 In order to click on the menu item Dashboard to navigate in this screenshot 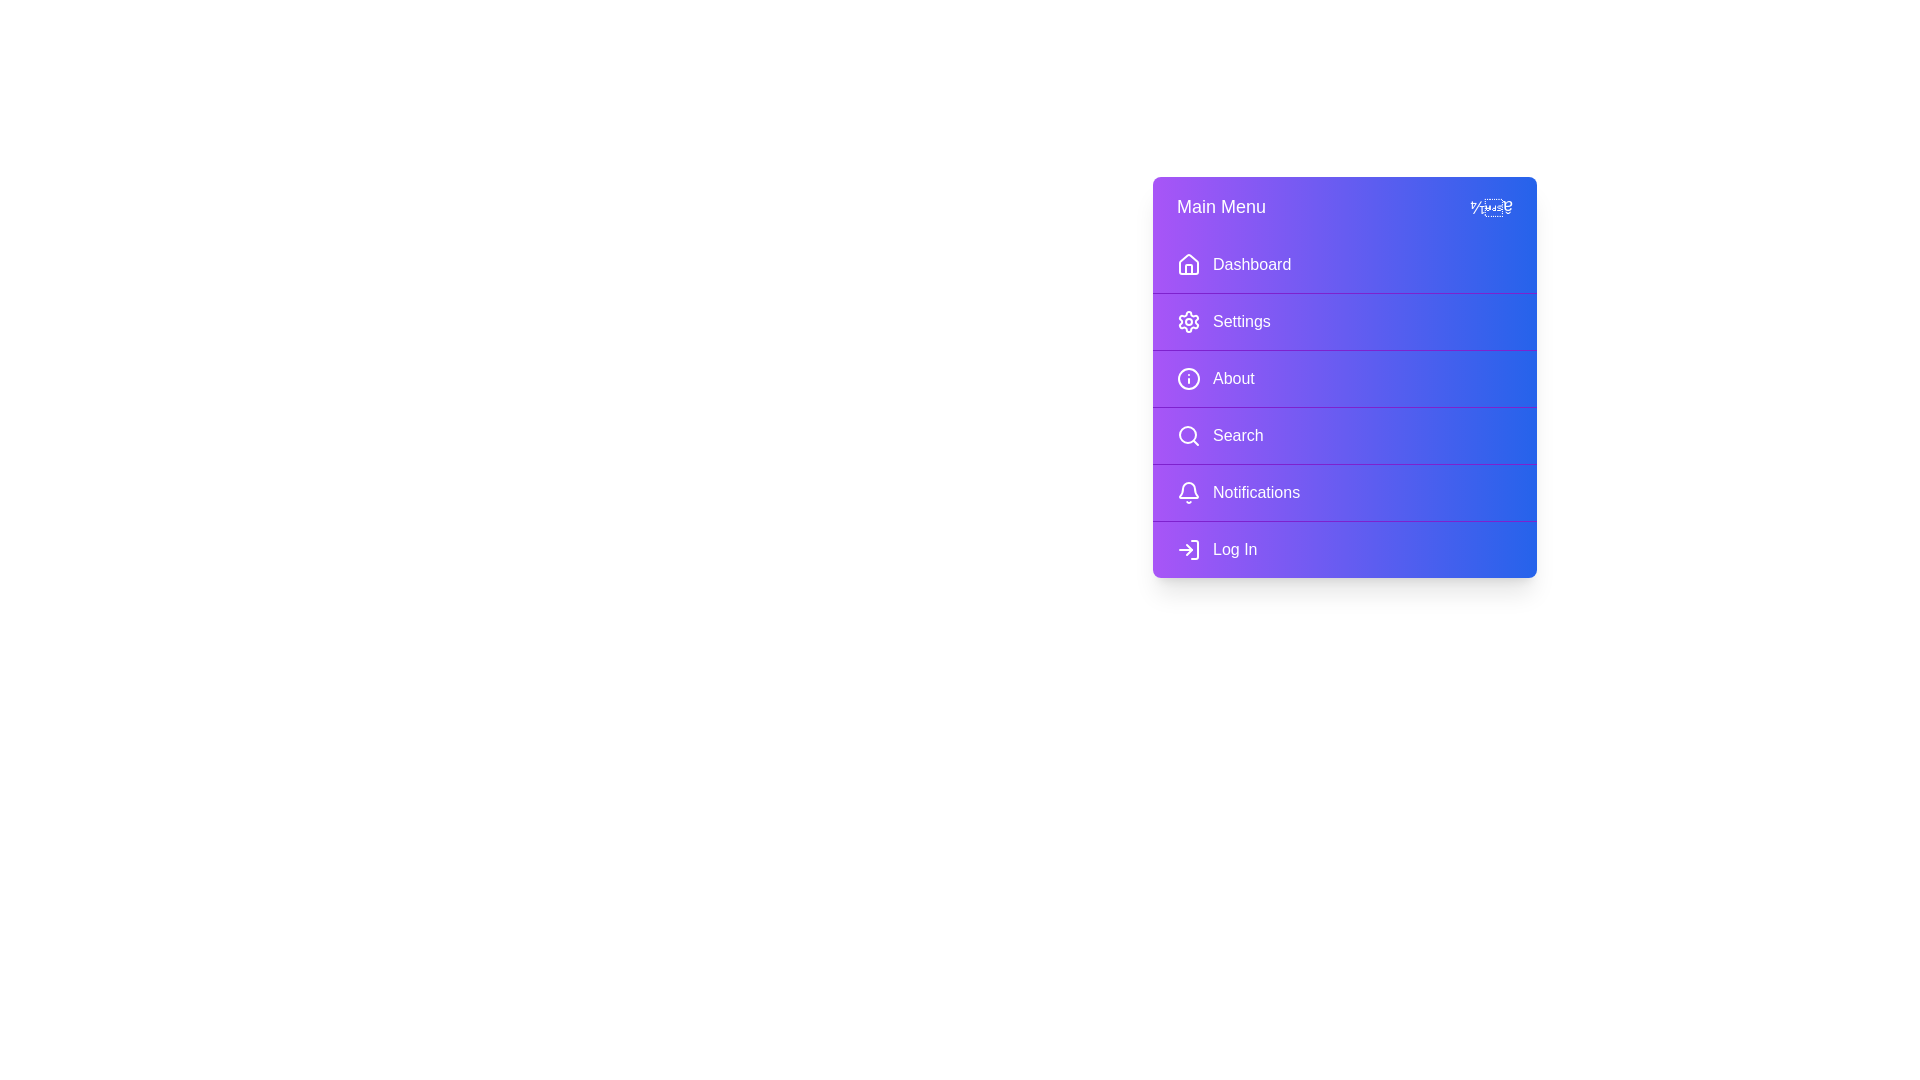, I will do `click(1344, 264)`.